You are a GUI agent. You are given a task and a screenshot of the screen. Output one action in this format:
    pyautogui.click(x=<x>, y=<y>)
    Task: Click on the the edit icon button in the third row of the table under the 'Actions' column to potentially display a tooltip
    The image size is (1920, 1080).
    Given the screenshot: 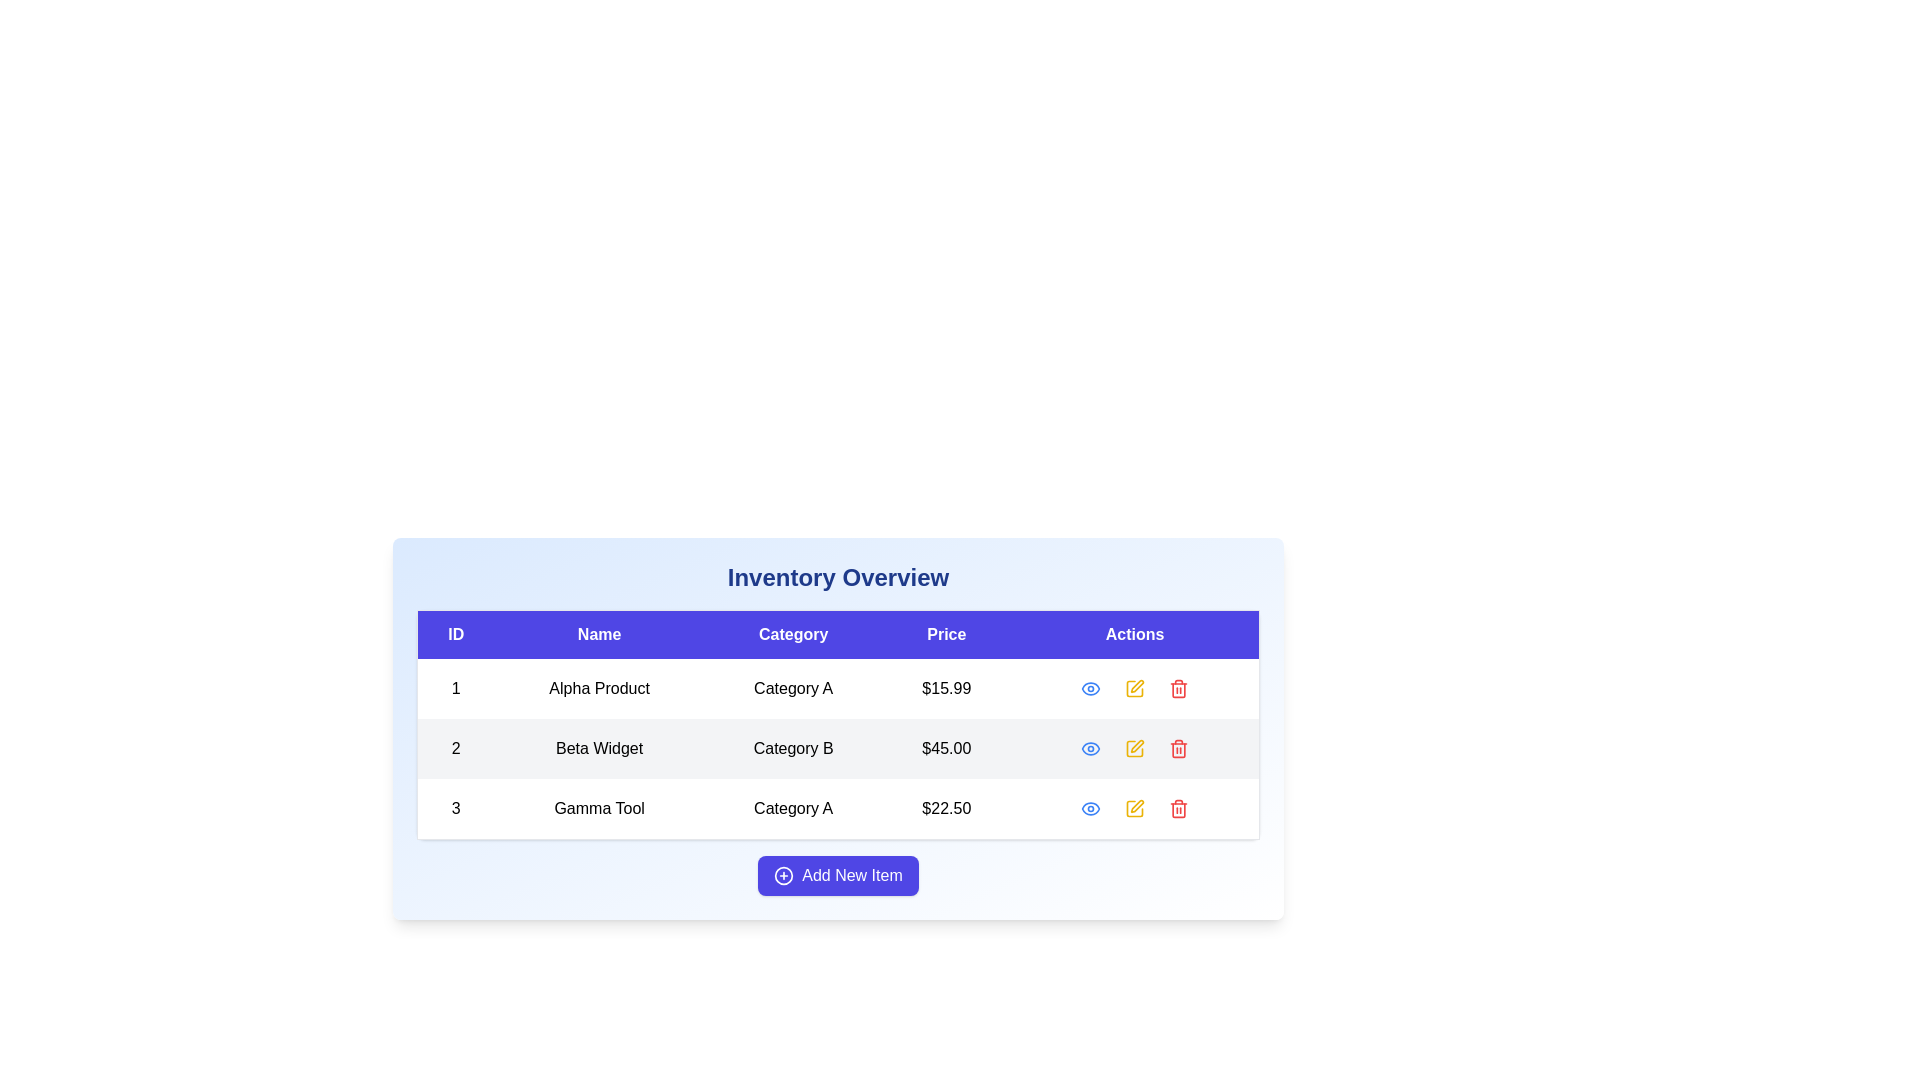 What is the action you would take?
    pyautogui.click(x=1135, y=808)
    